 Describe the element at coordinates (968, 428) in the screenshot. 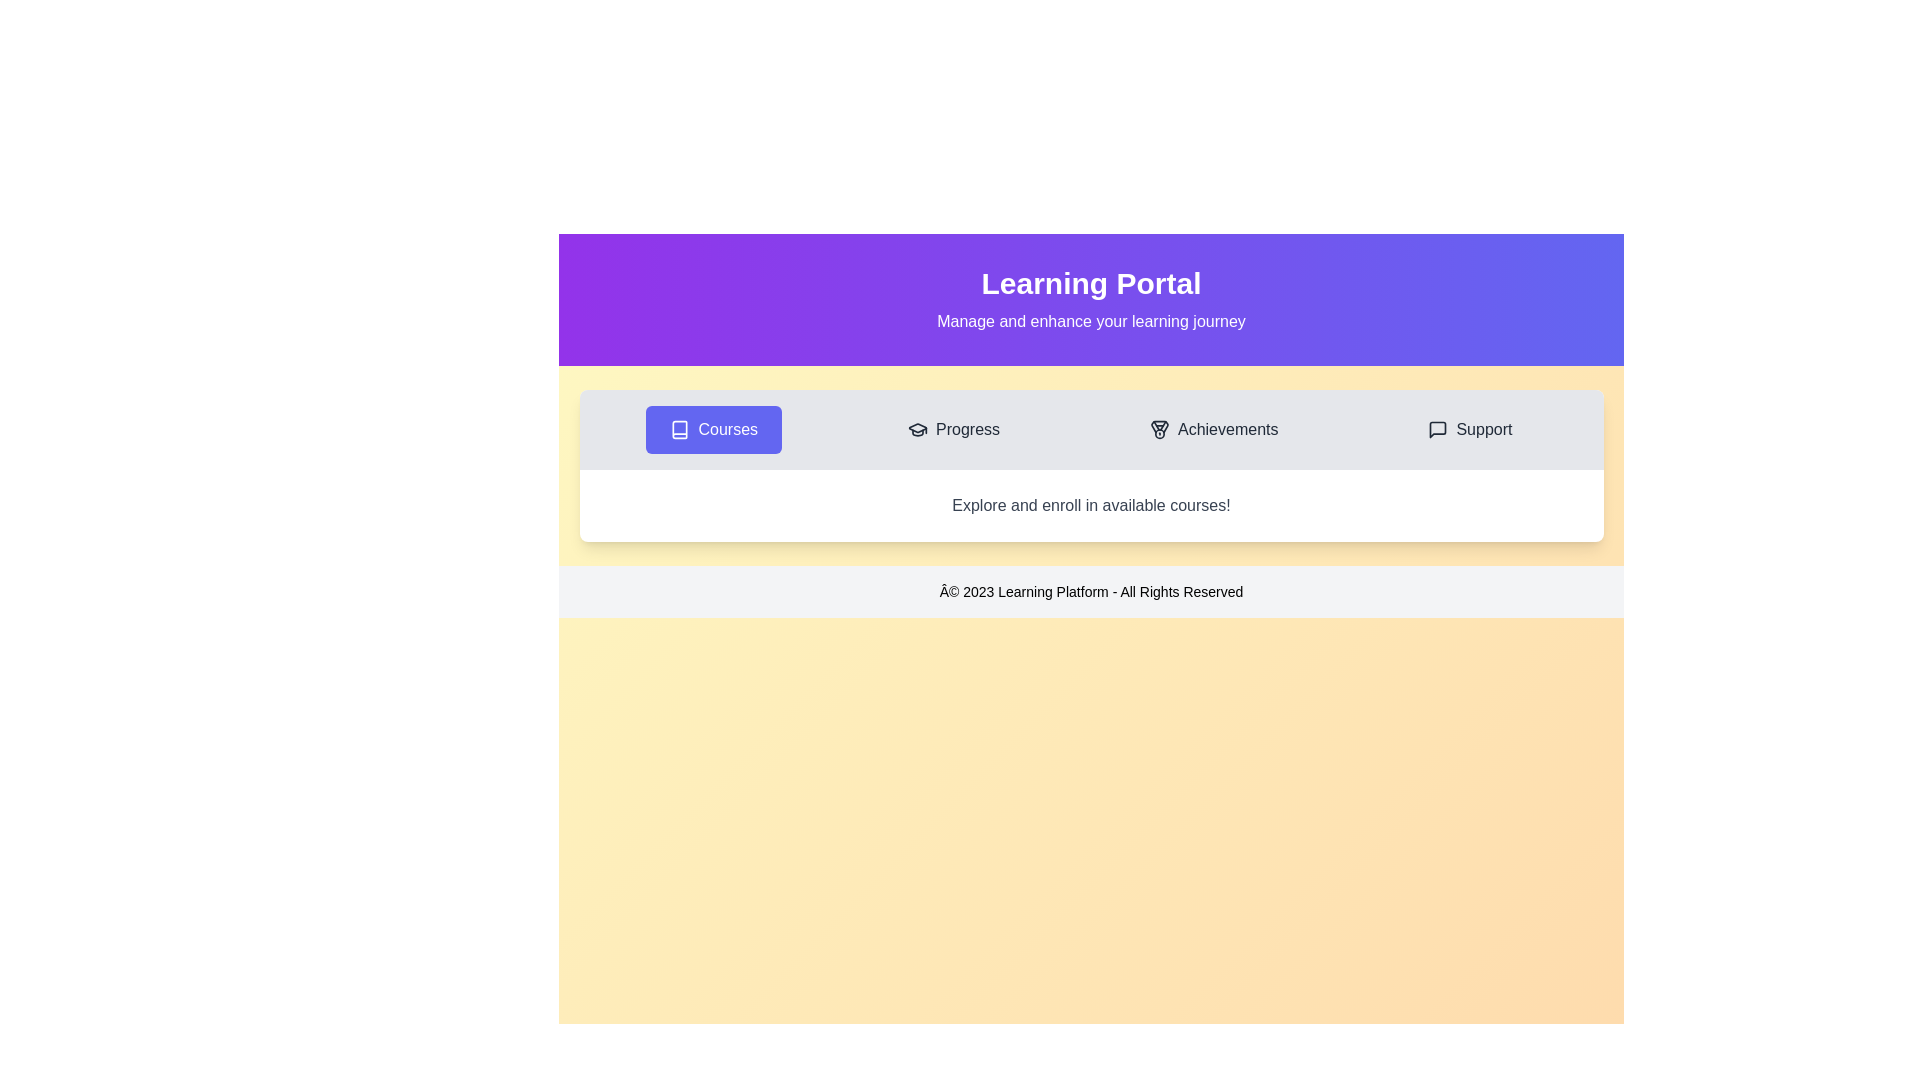

I see `the 'Progress' text label inside the navigation button` at that location.